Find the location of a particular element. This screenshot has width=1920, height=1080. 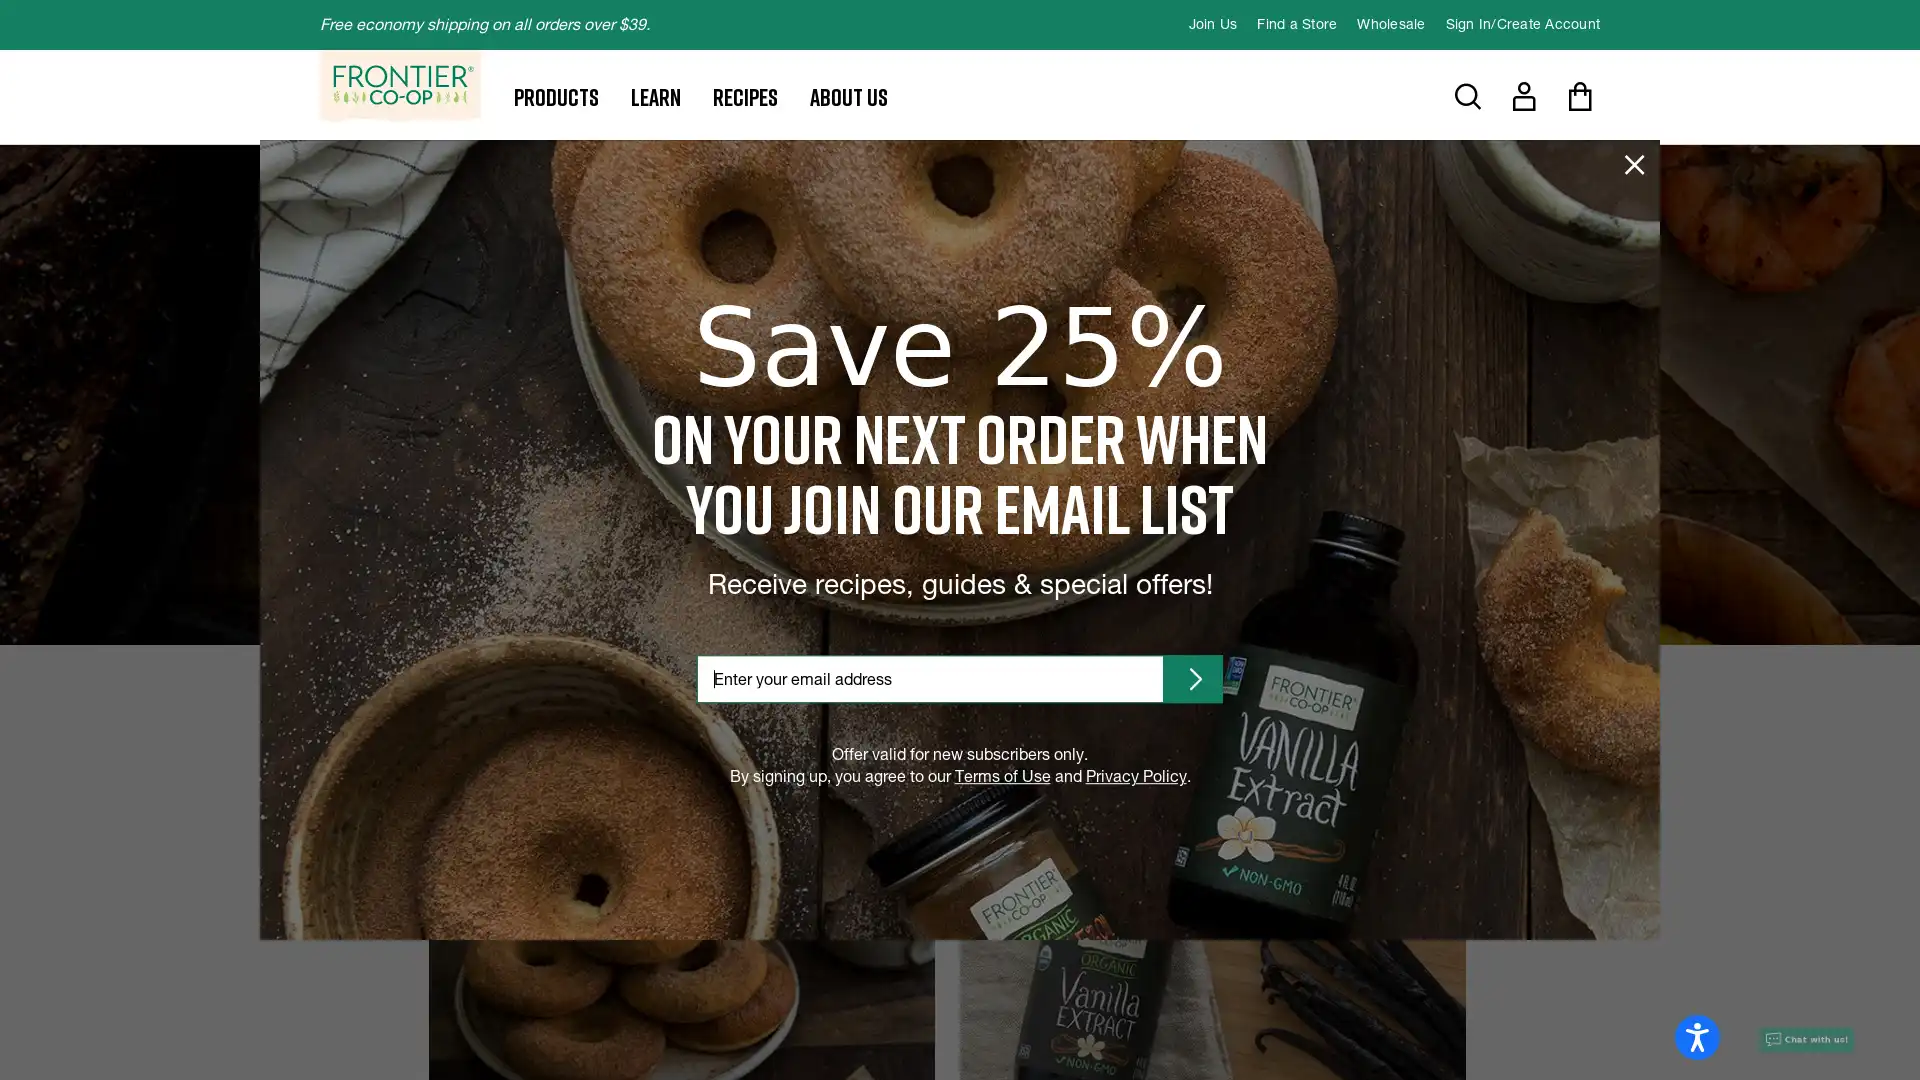

My Cart is located at coordinates (1578, 96).